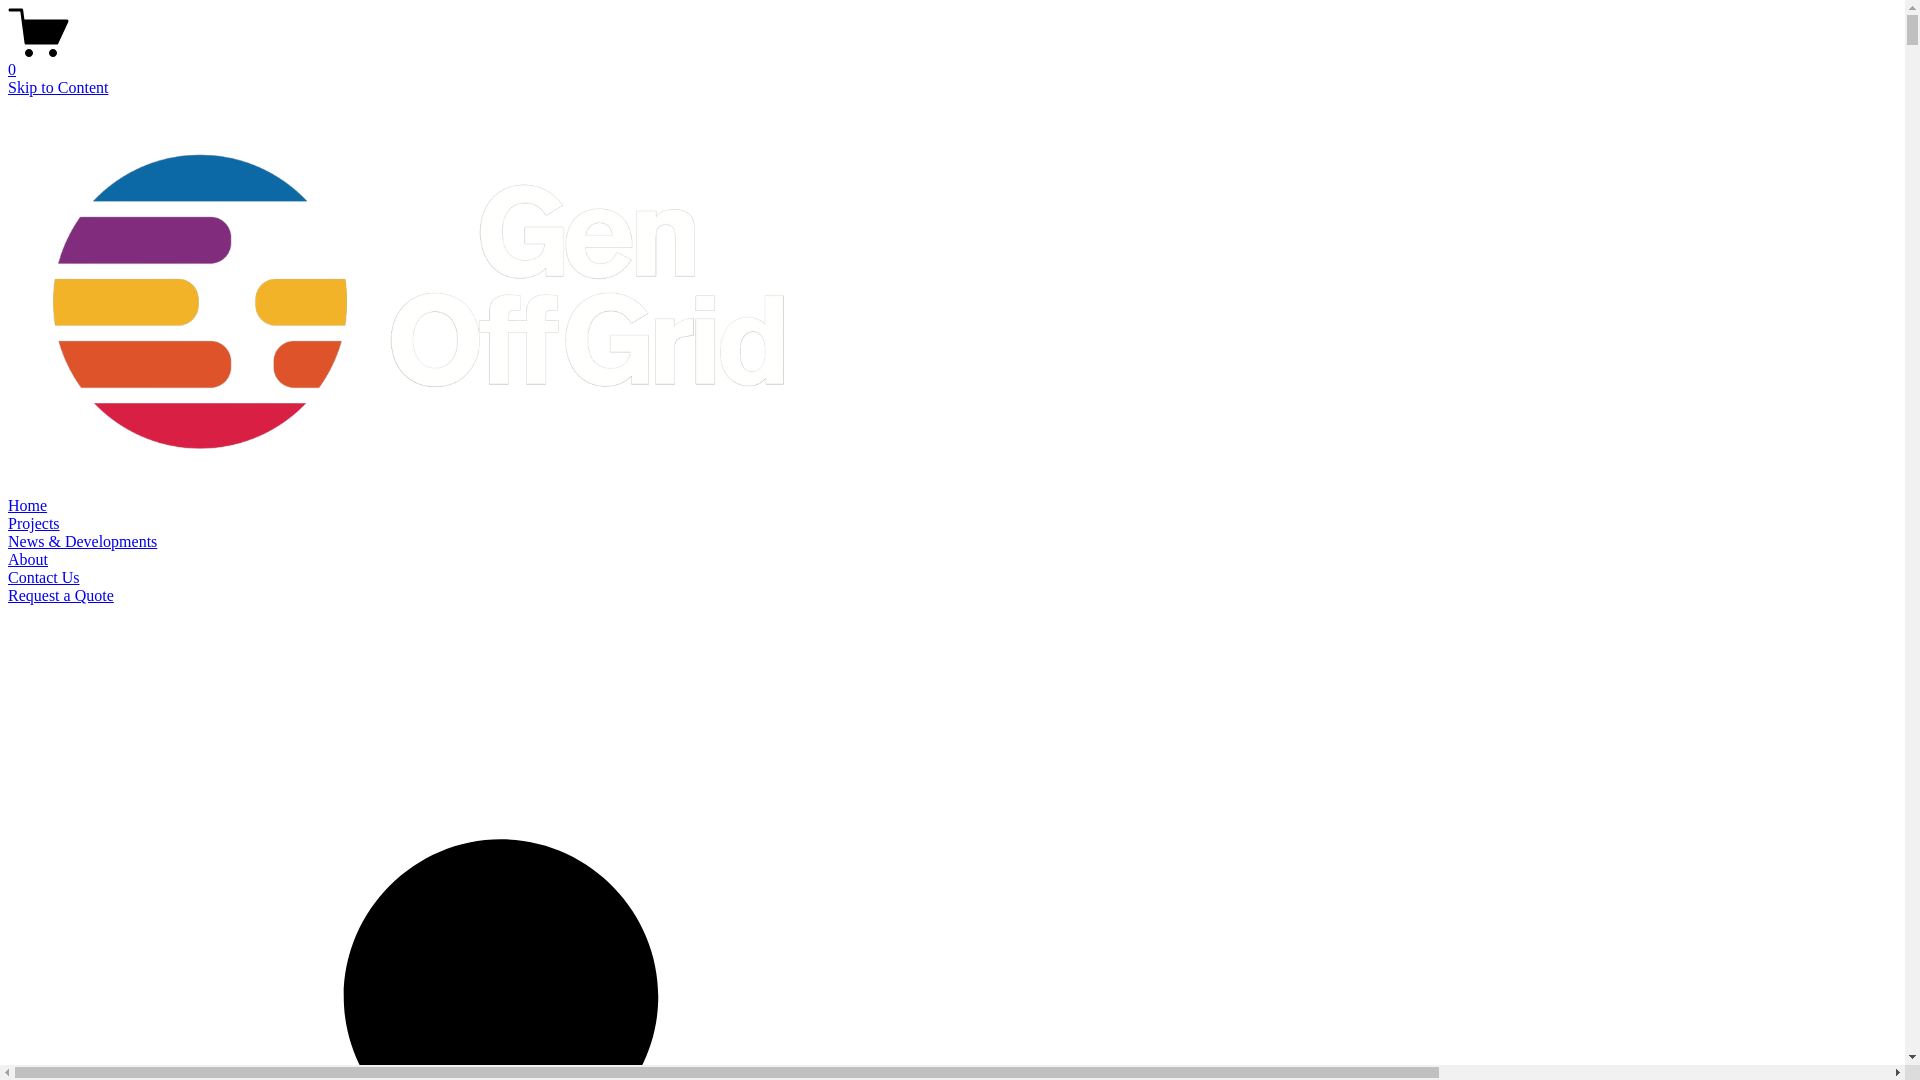 Image resolution: width=1920 pixels, height=1080 pixels. I want to click on 'Request a Quote', so click(61, 594).